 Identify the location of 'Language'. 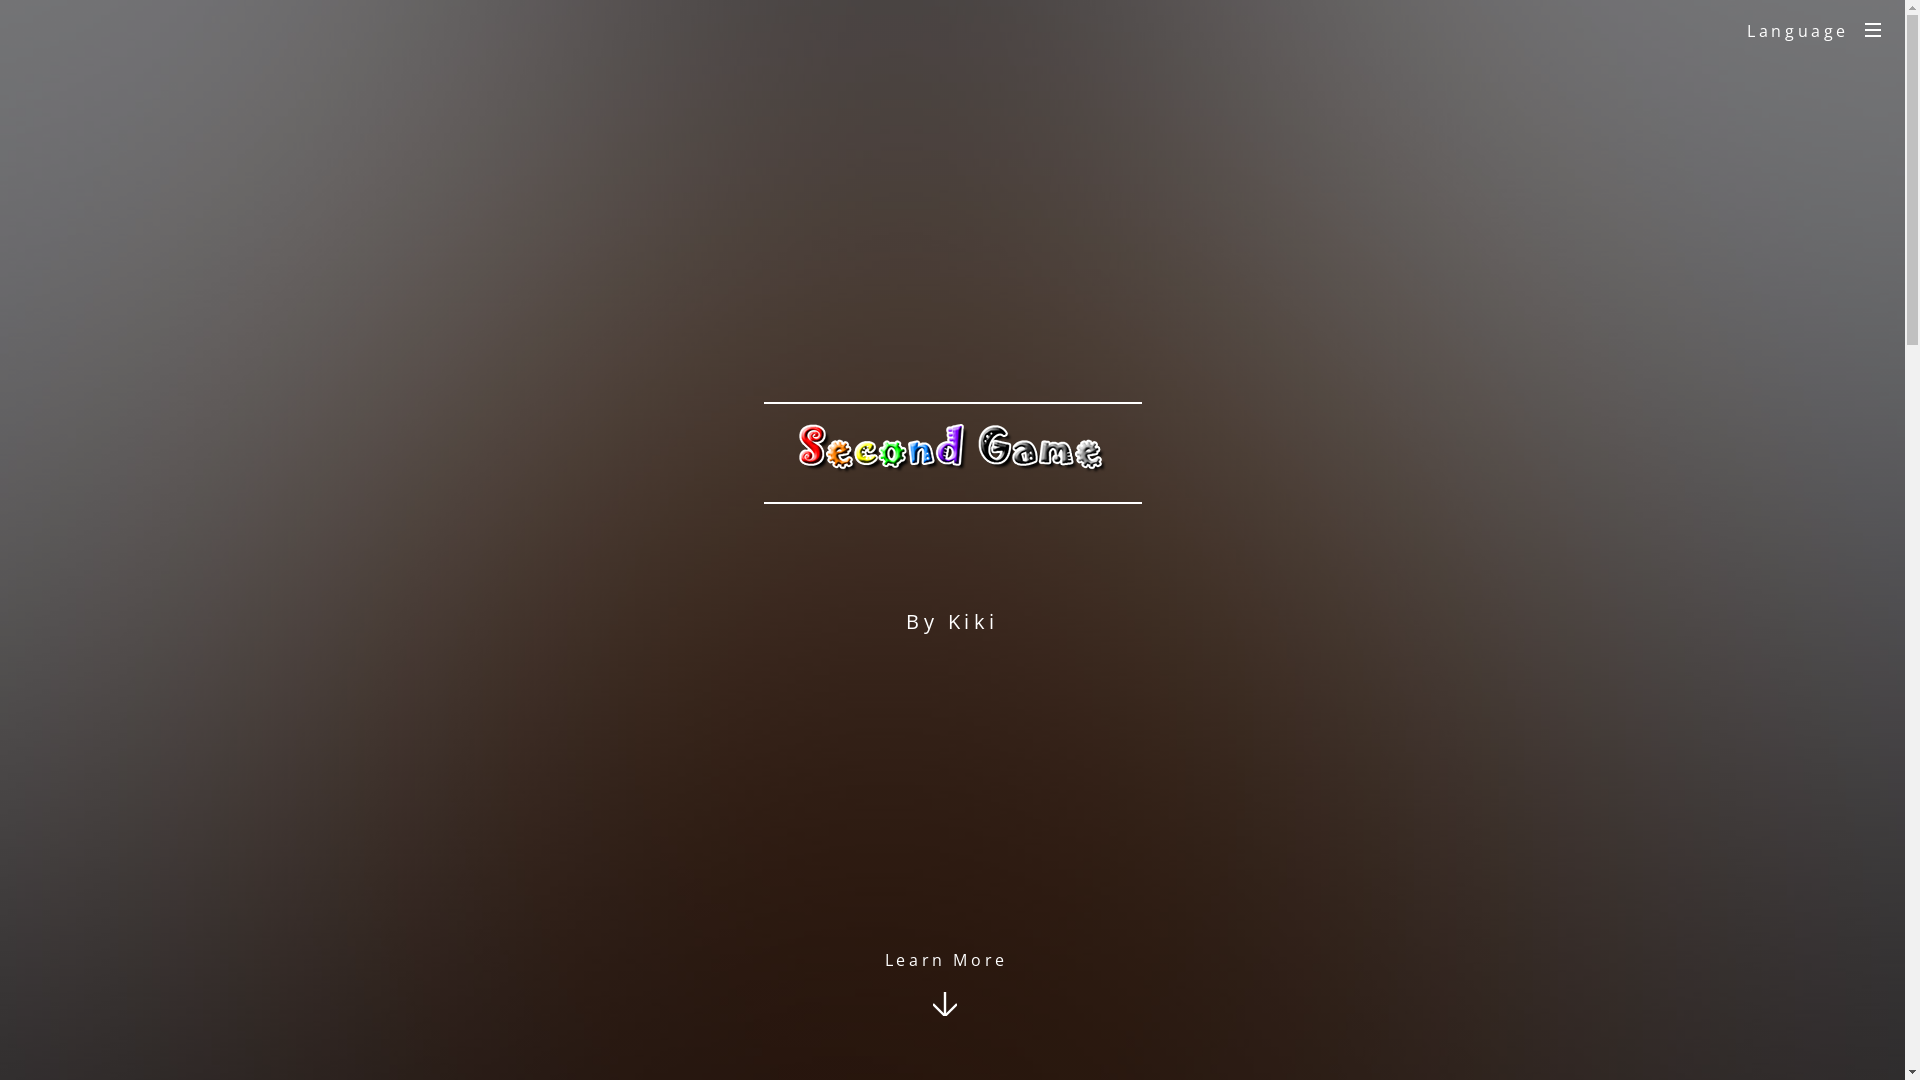
(1722, 30).